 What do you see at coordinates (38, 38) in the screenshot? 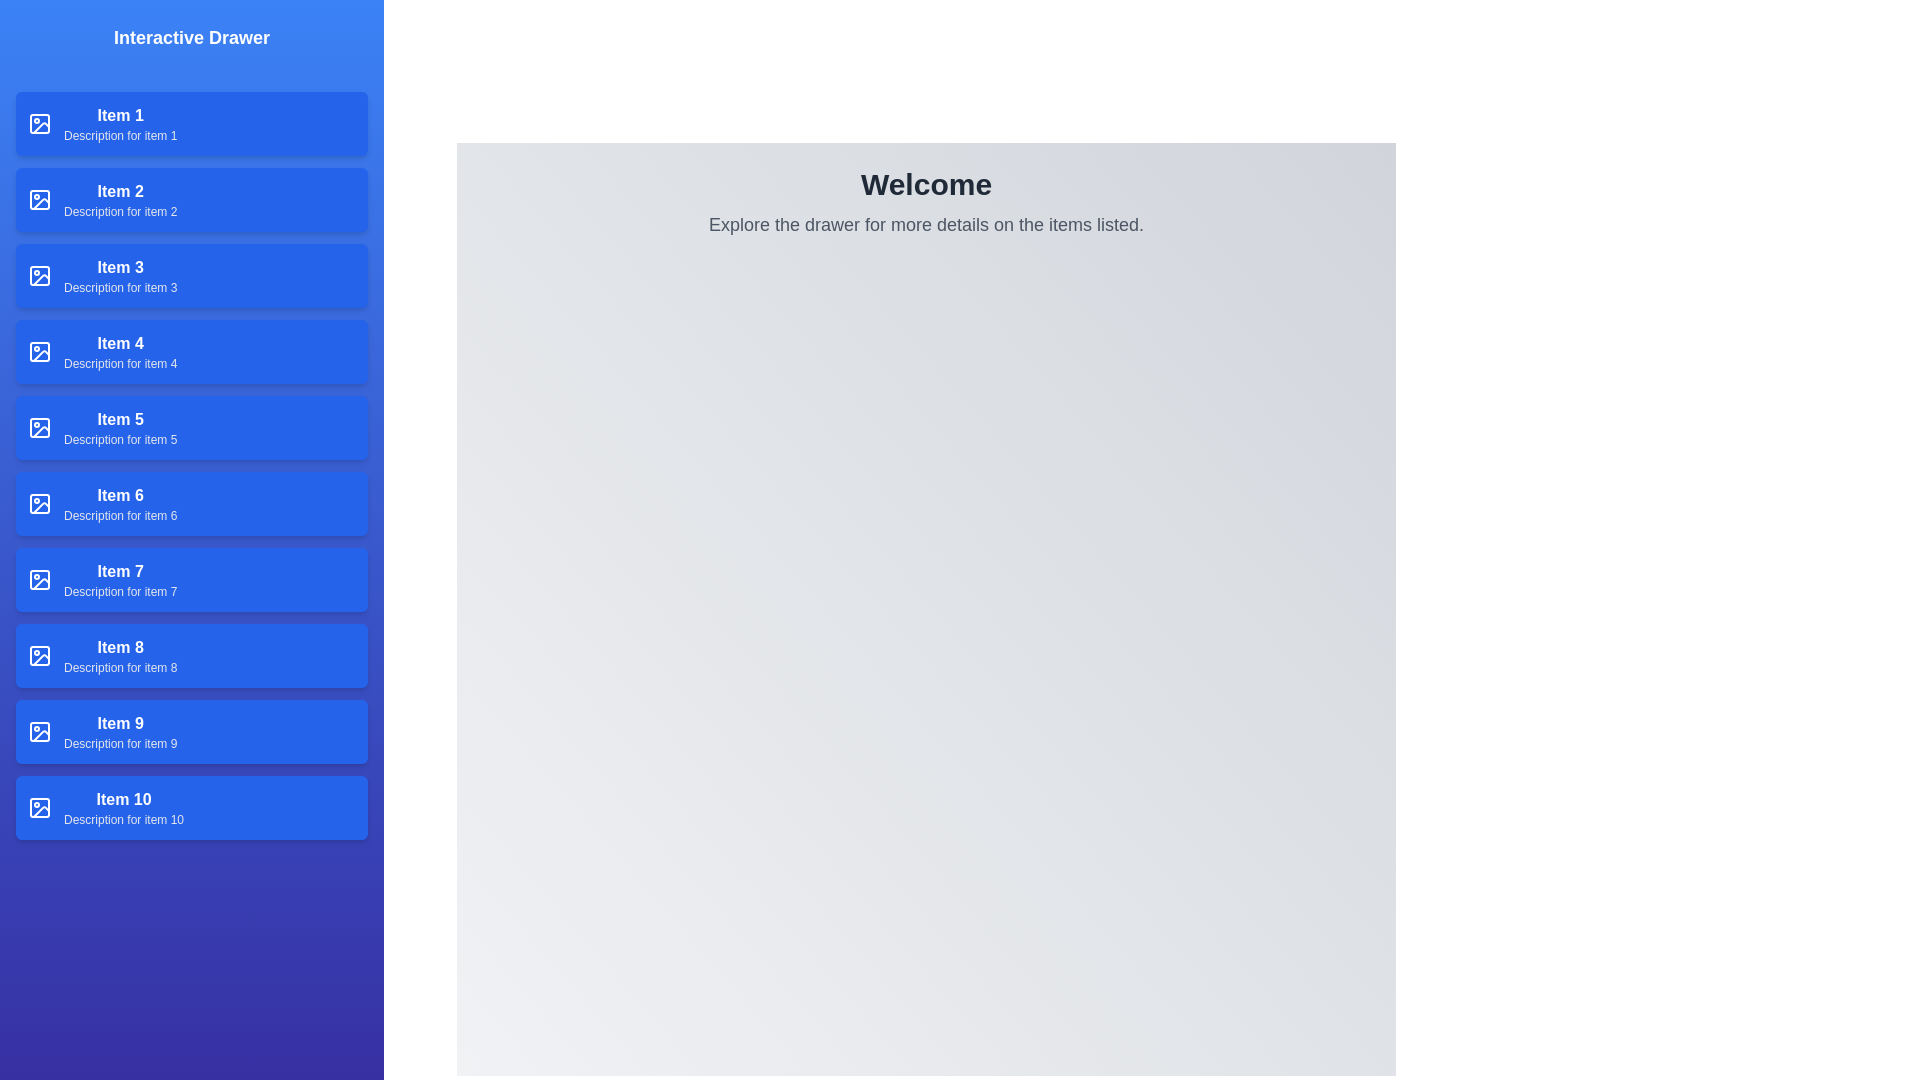
I see `button at the top-left corner to toggle the drawer open or closed` at bounding box center [38, 38].